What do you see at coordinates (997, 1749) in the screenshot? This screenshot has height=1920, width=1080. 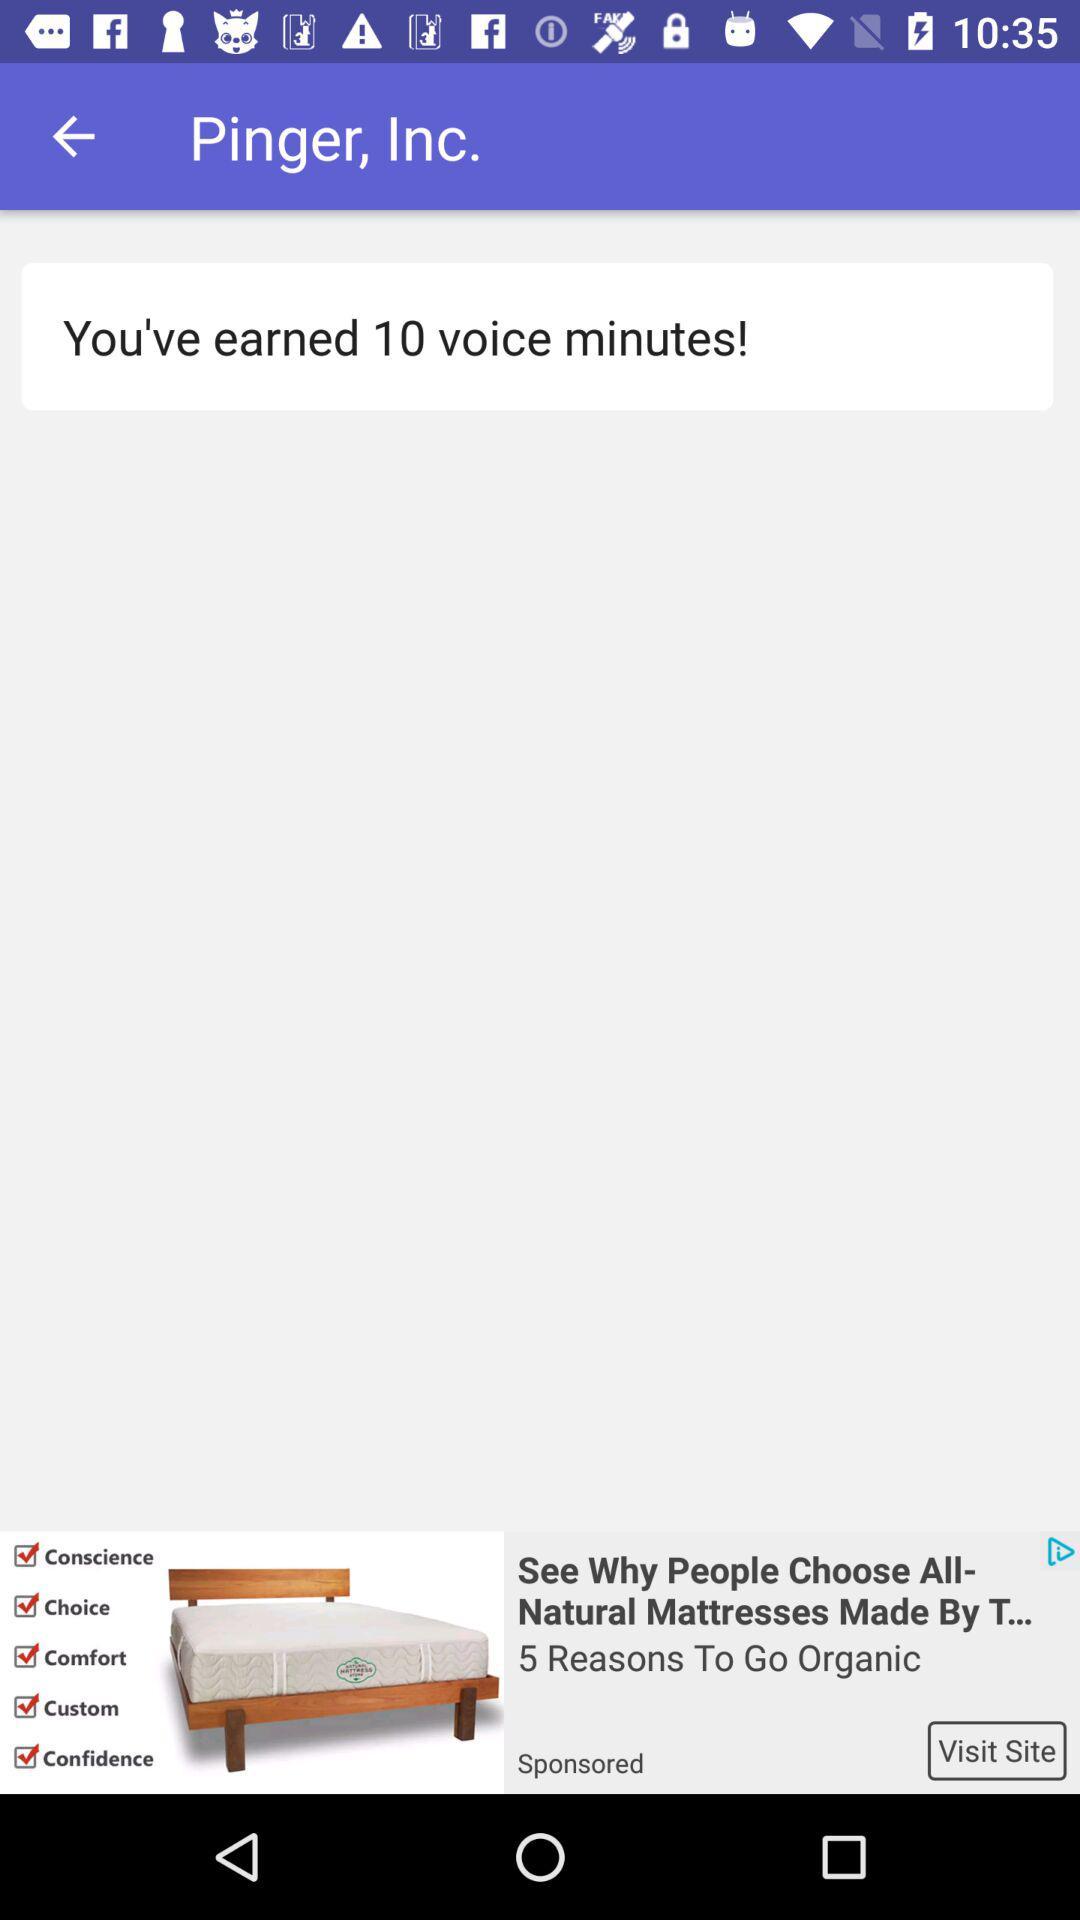 I see `the visit site app` at bounding box center [997, 1749].